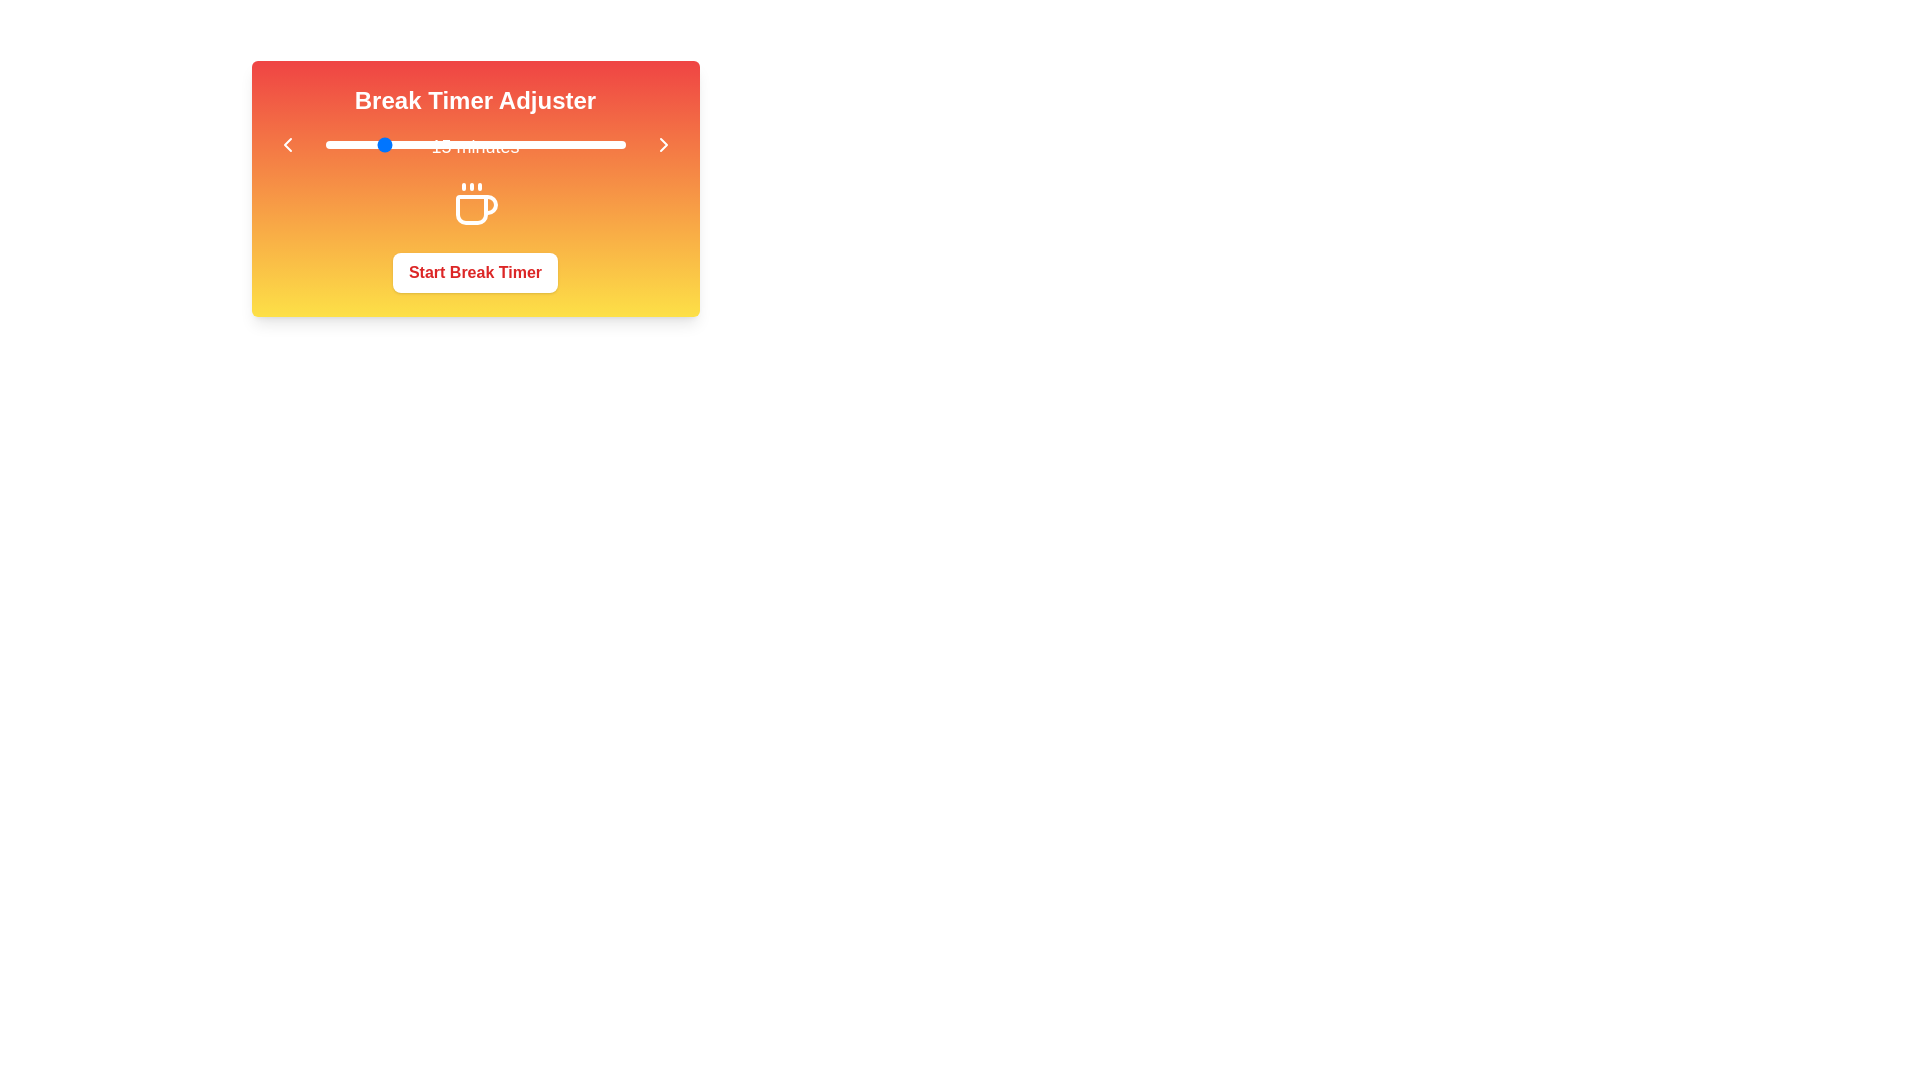  I want to click on the coffee icon to interact with it, so click(474, 204).